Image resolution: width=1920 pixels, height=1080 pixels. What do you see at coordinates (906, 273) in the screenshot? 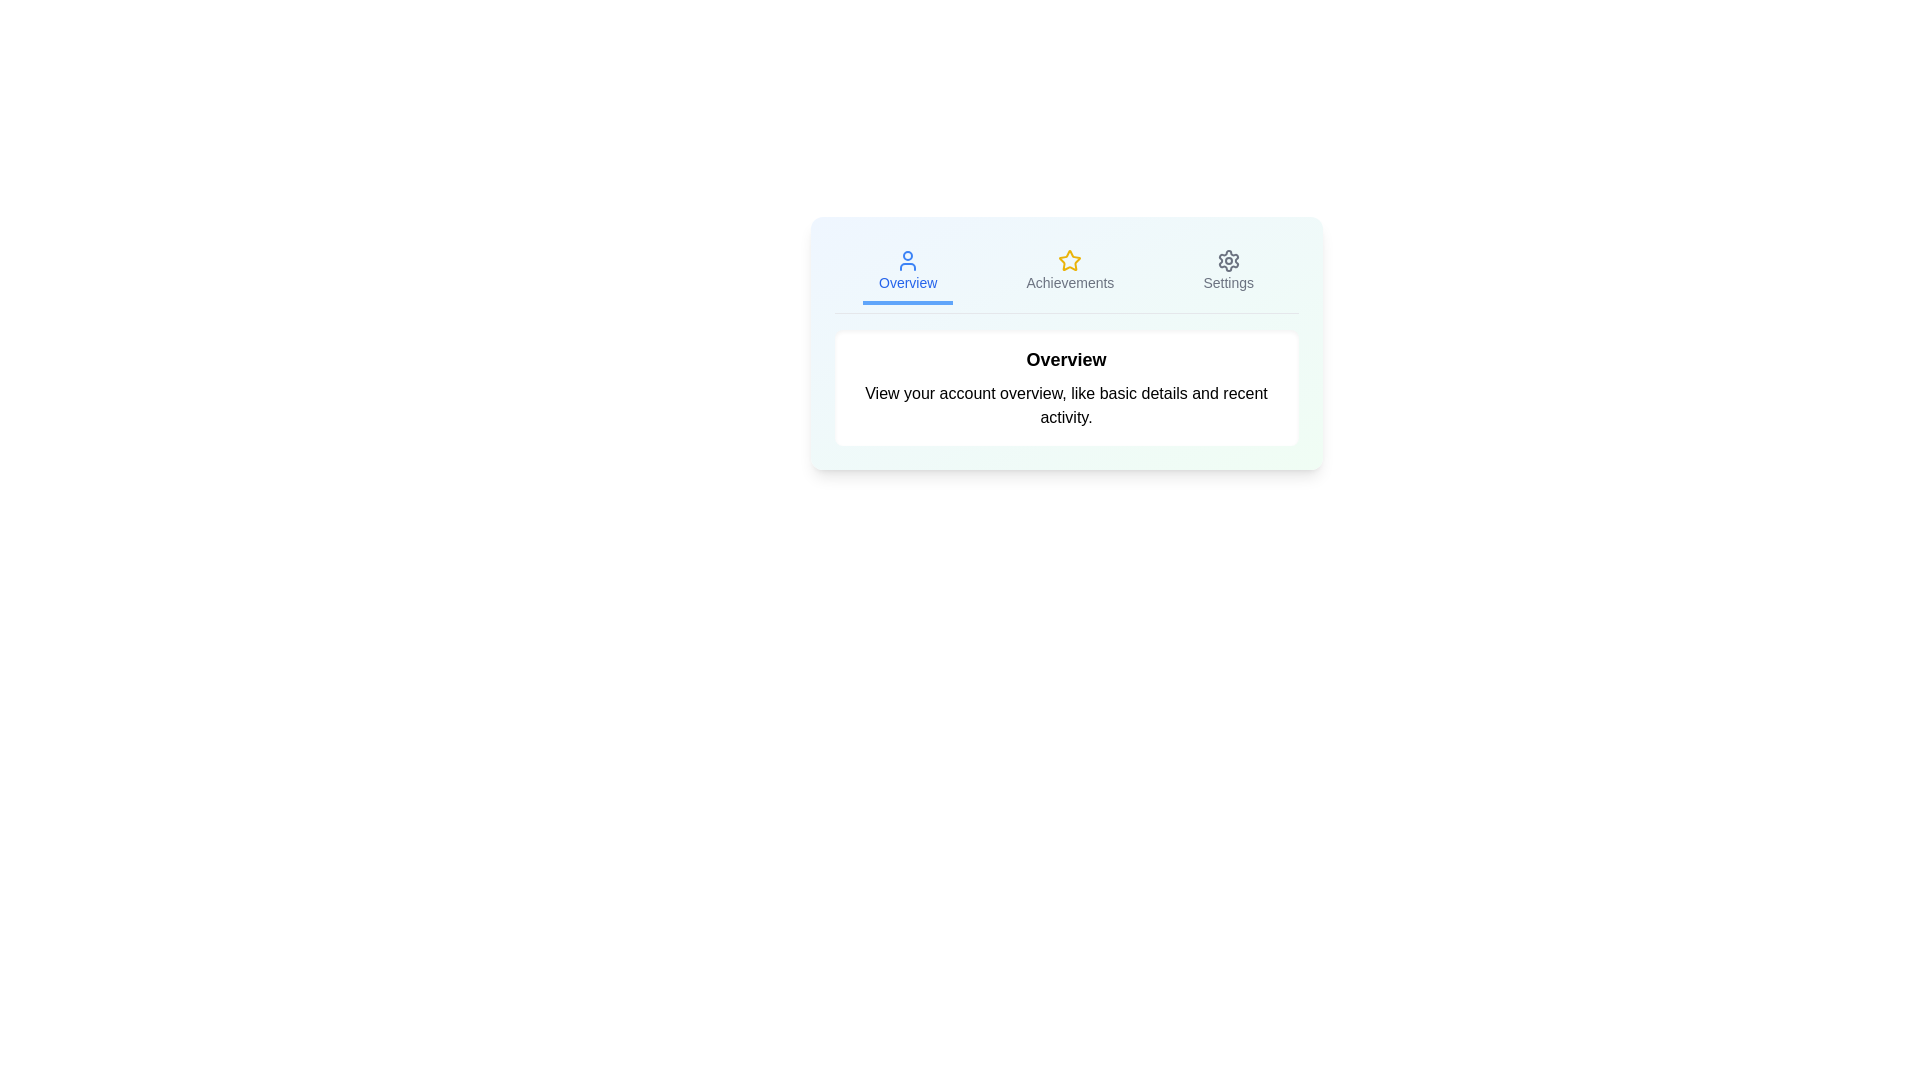
I see `the Overview tab by clicking on it` at bounding box center [906, 273].